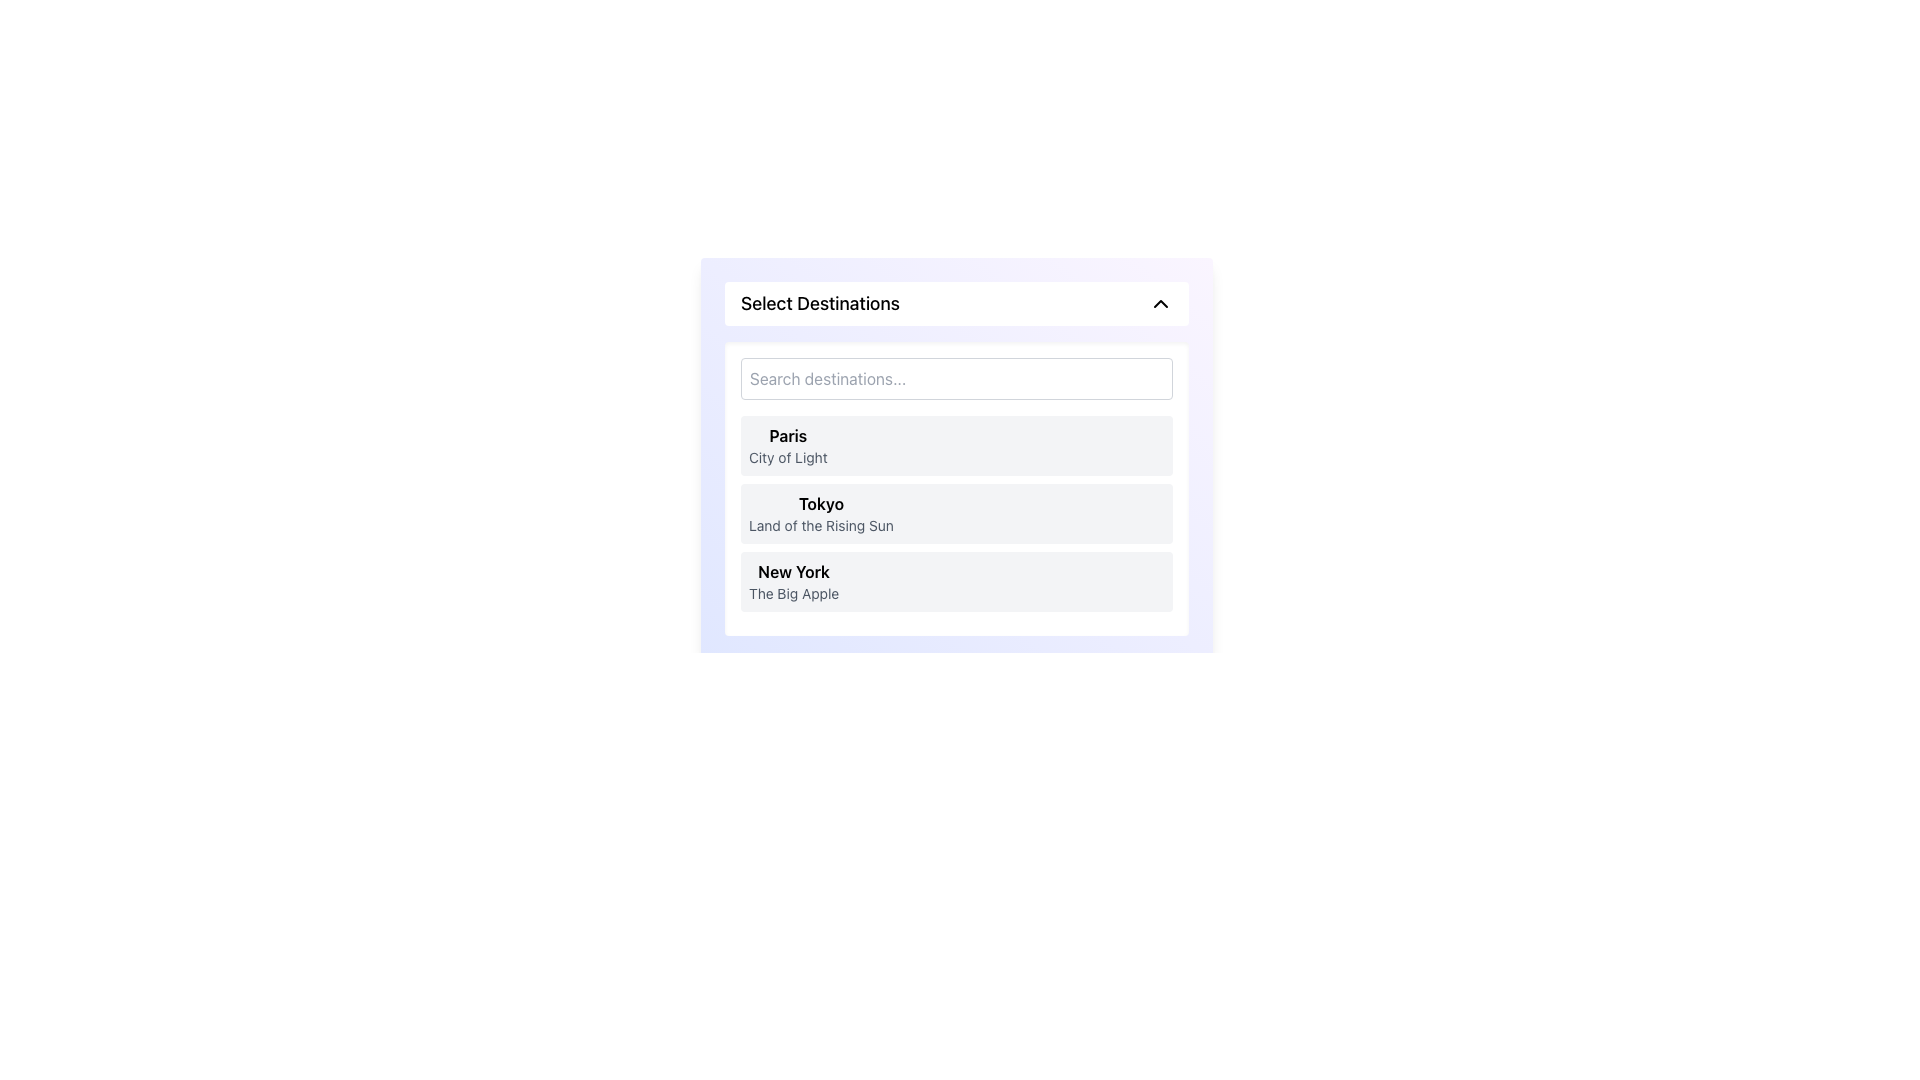 Image resolution: width=1920 pixels, height=1080 pixels. What do you see at coordinates (821, 503) in the screenshot?
I see `text label that displays 'Tokyo', which is styled in medium bold font and positioned centrally above the description 'Land of the Rising Sun' in the second card of the vertically stacked list` at bounding box center [821, 503].